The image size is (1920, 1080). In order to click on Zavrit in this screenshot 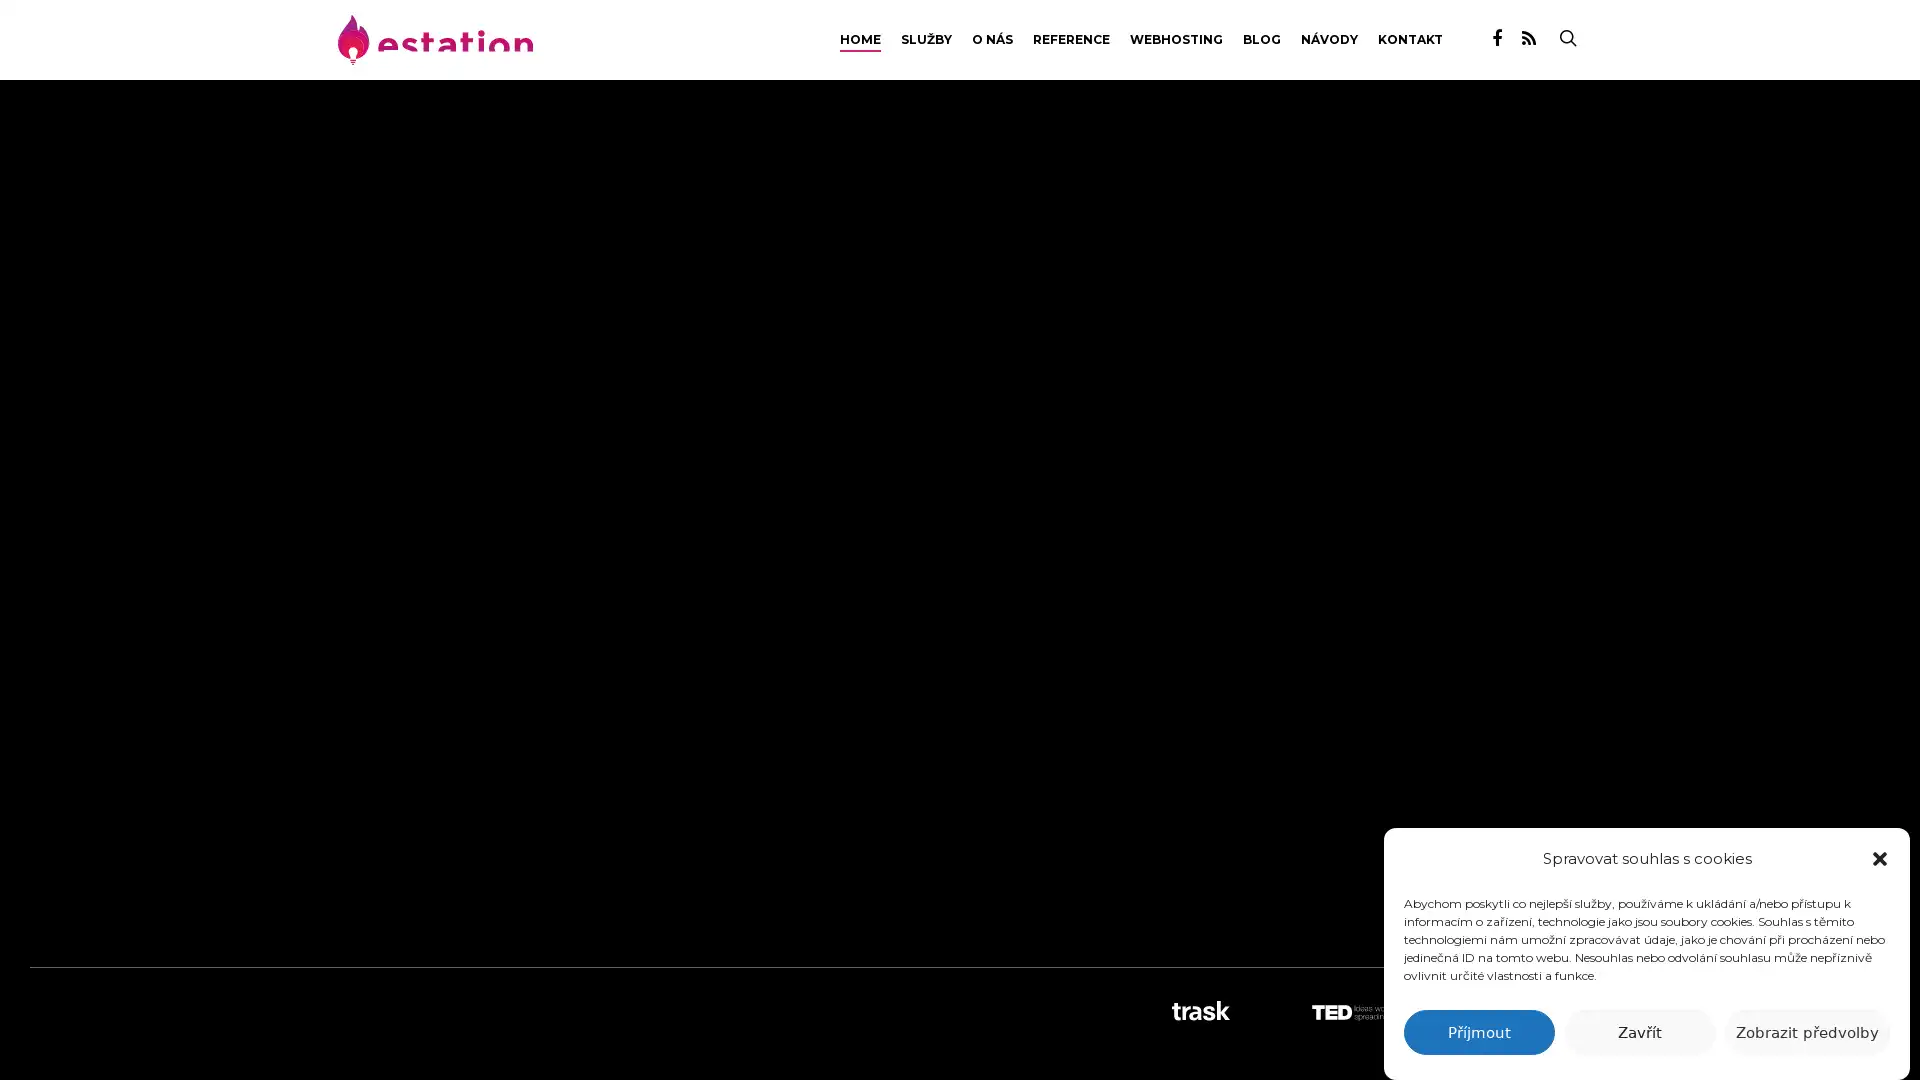, I will do `click(1639, 1032)`.